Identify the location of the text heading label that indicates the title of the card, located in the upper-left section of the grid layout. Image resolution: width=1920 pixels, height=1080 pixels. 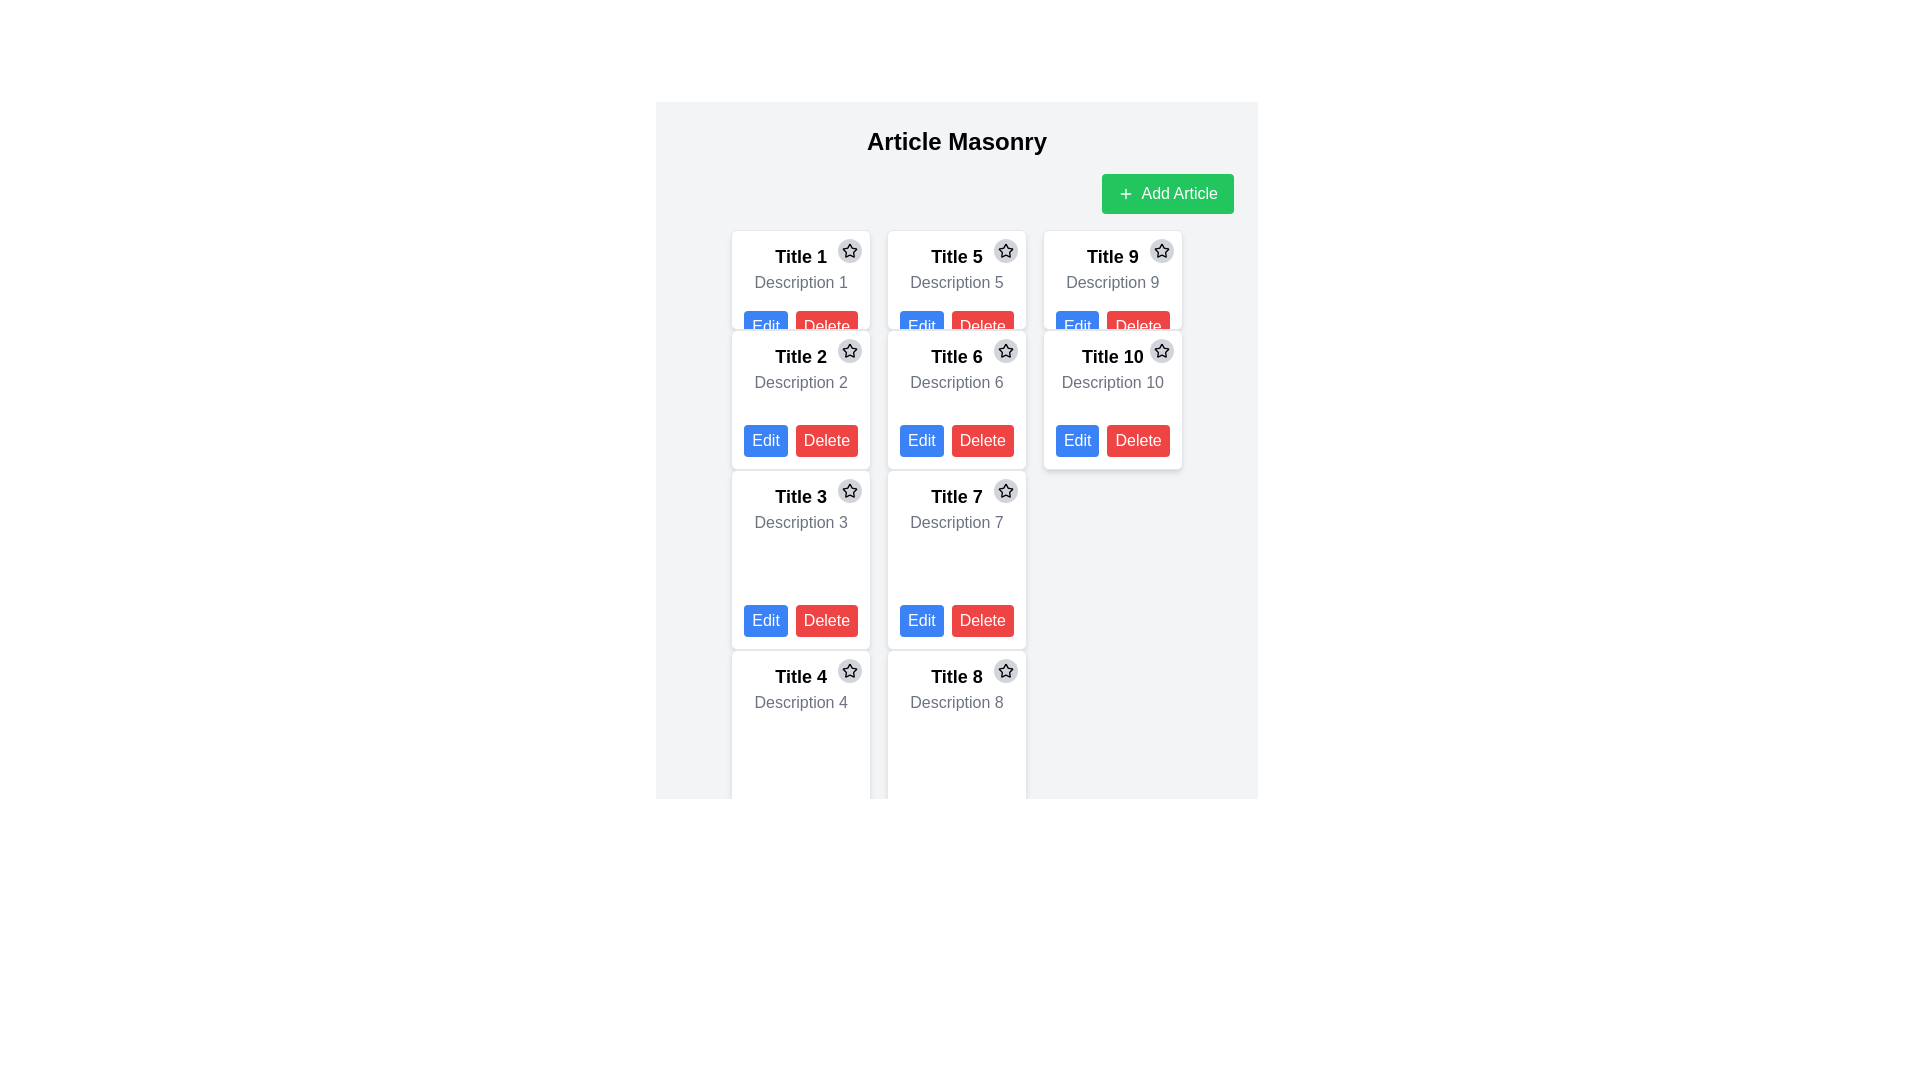
(801, 496).